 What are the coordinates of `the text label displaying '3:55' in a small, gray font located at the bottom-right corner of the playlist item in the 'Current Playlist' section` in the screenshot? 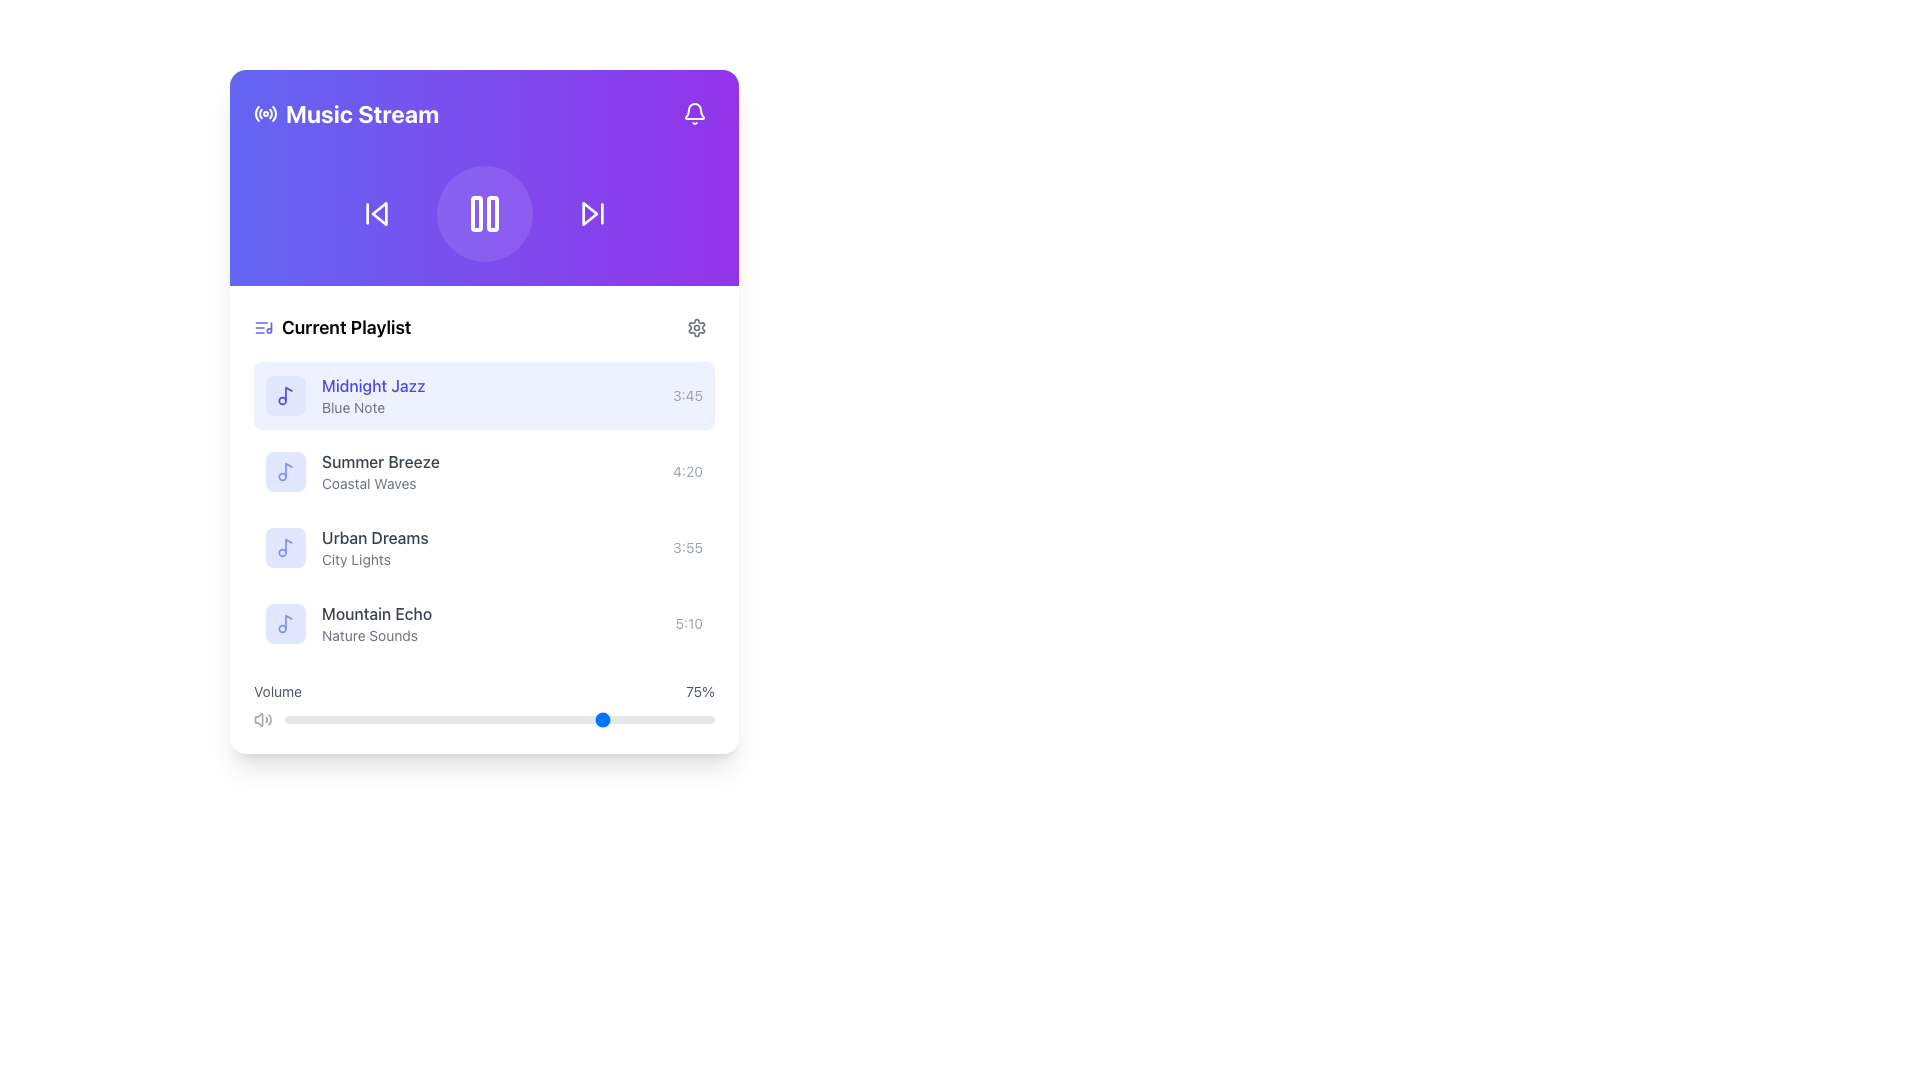 It's located at (688, 547).